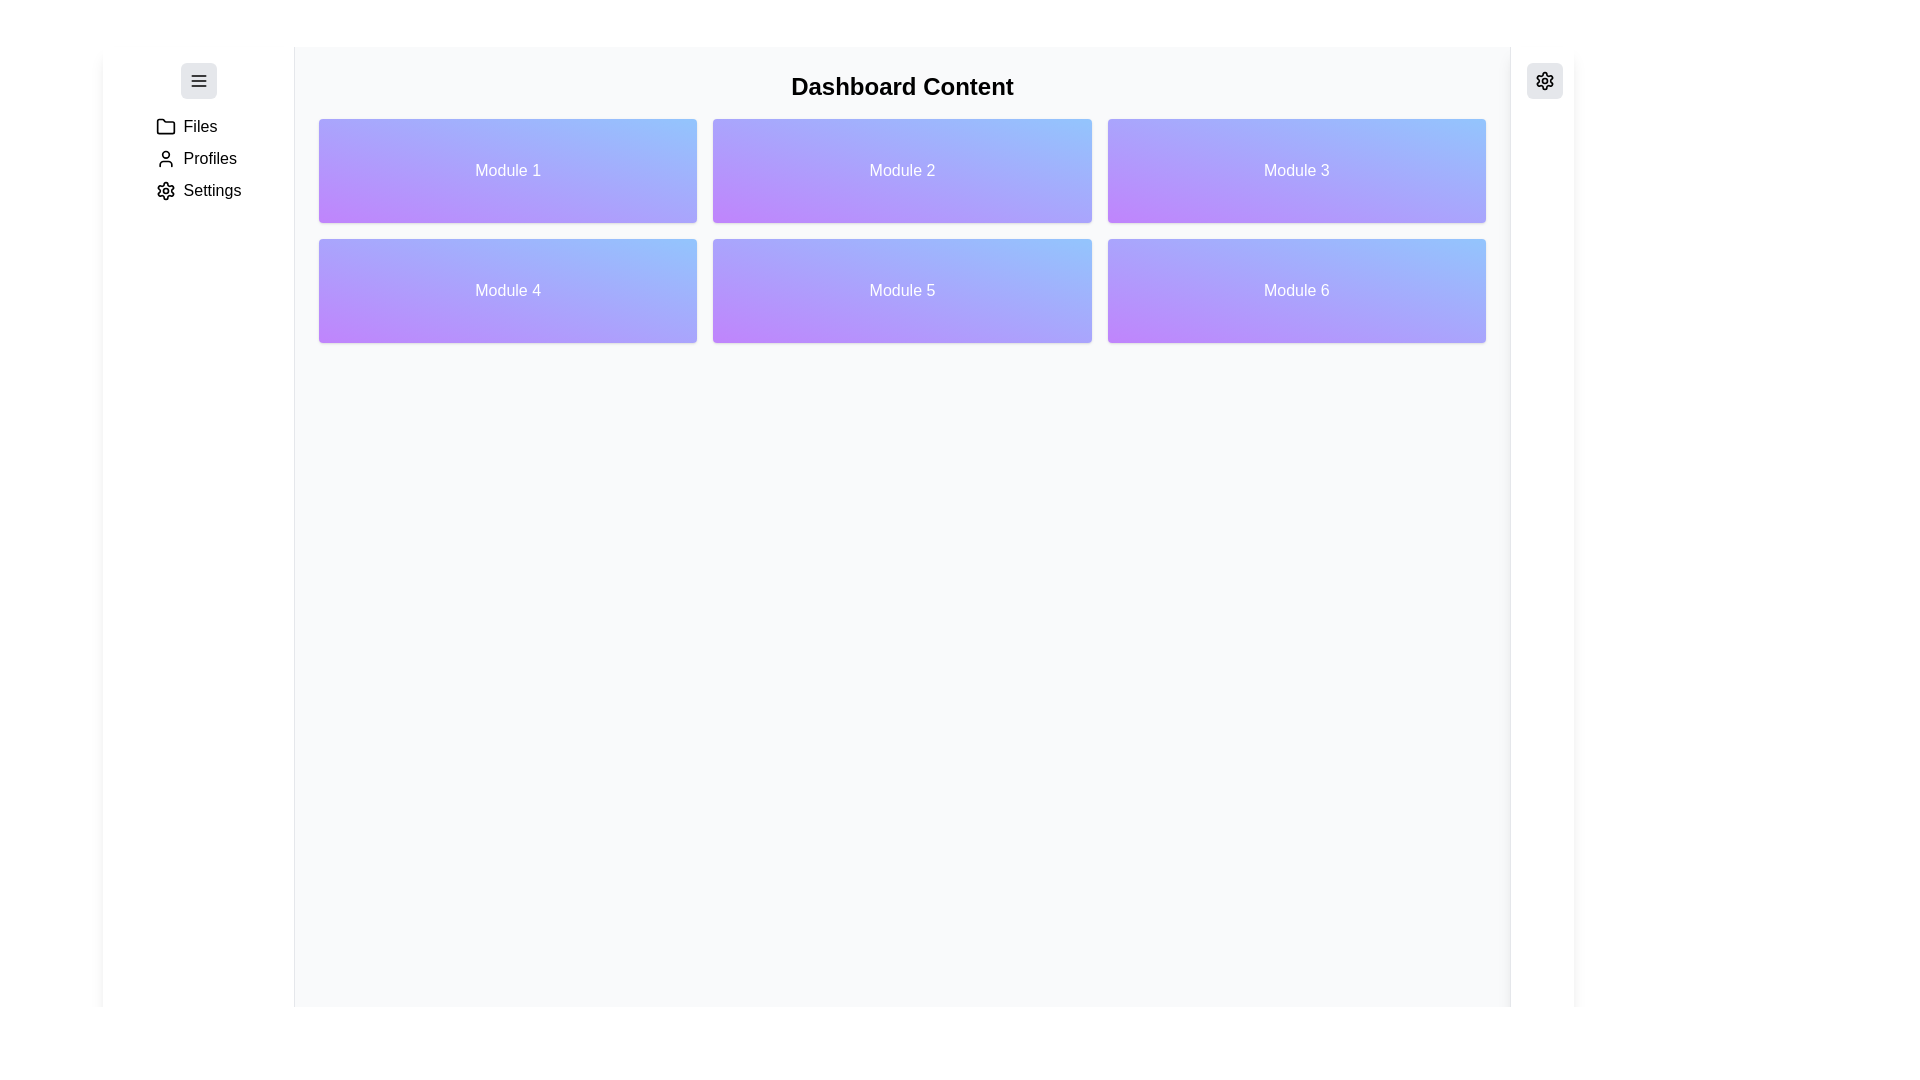 The width and height of the screenshot is (1920, 1080). Describe the element at coordinates (198, 80) in the screenshot. I see `the menu toggle button located in the upper left corner of the vertical sidebar` at that location.